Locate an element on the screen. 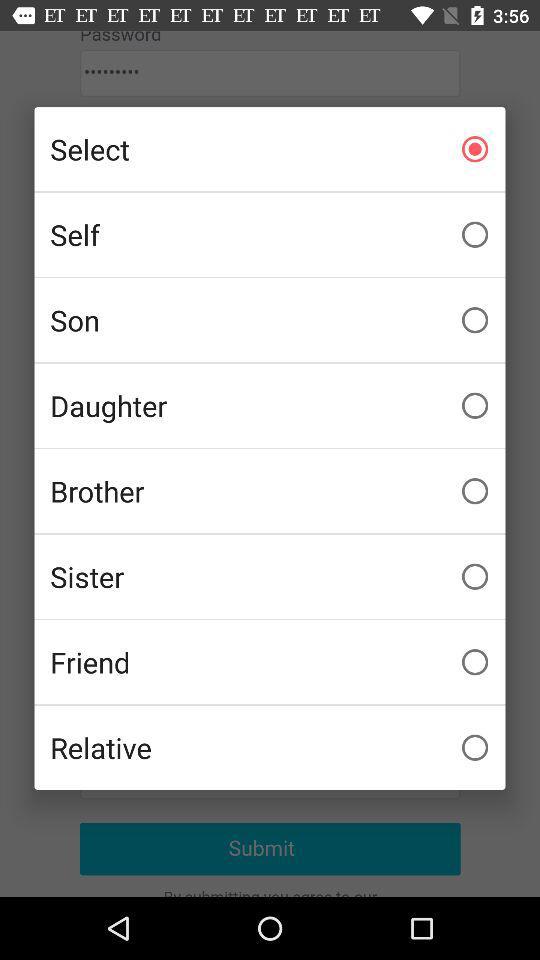  checkbox below friend is located at coordinates (270, 746).